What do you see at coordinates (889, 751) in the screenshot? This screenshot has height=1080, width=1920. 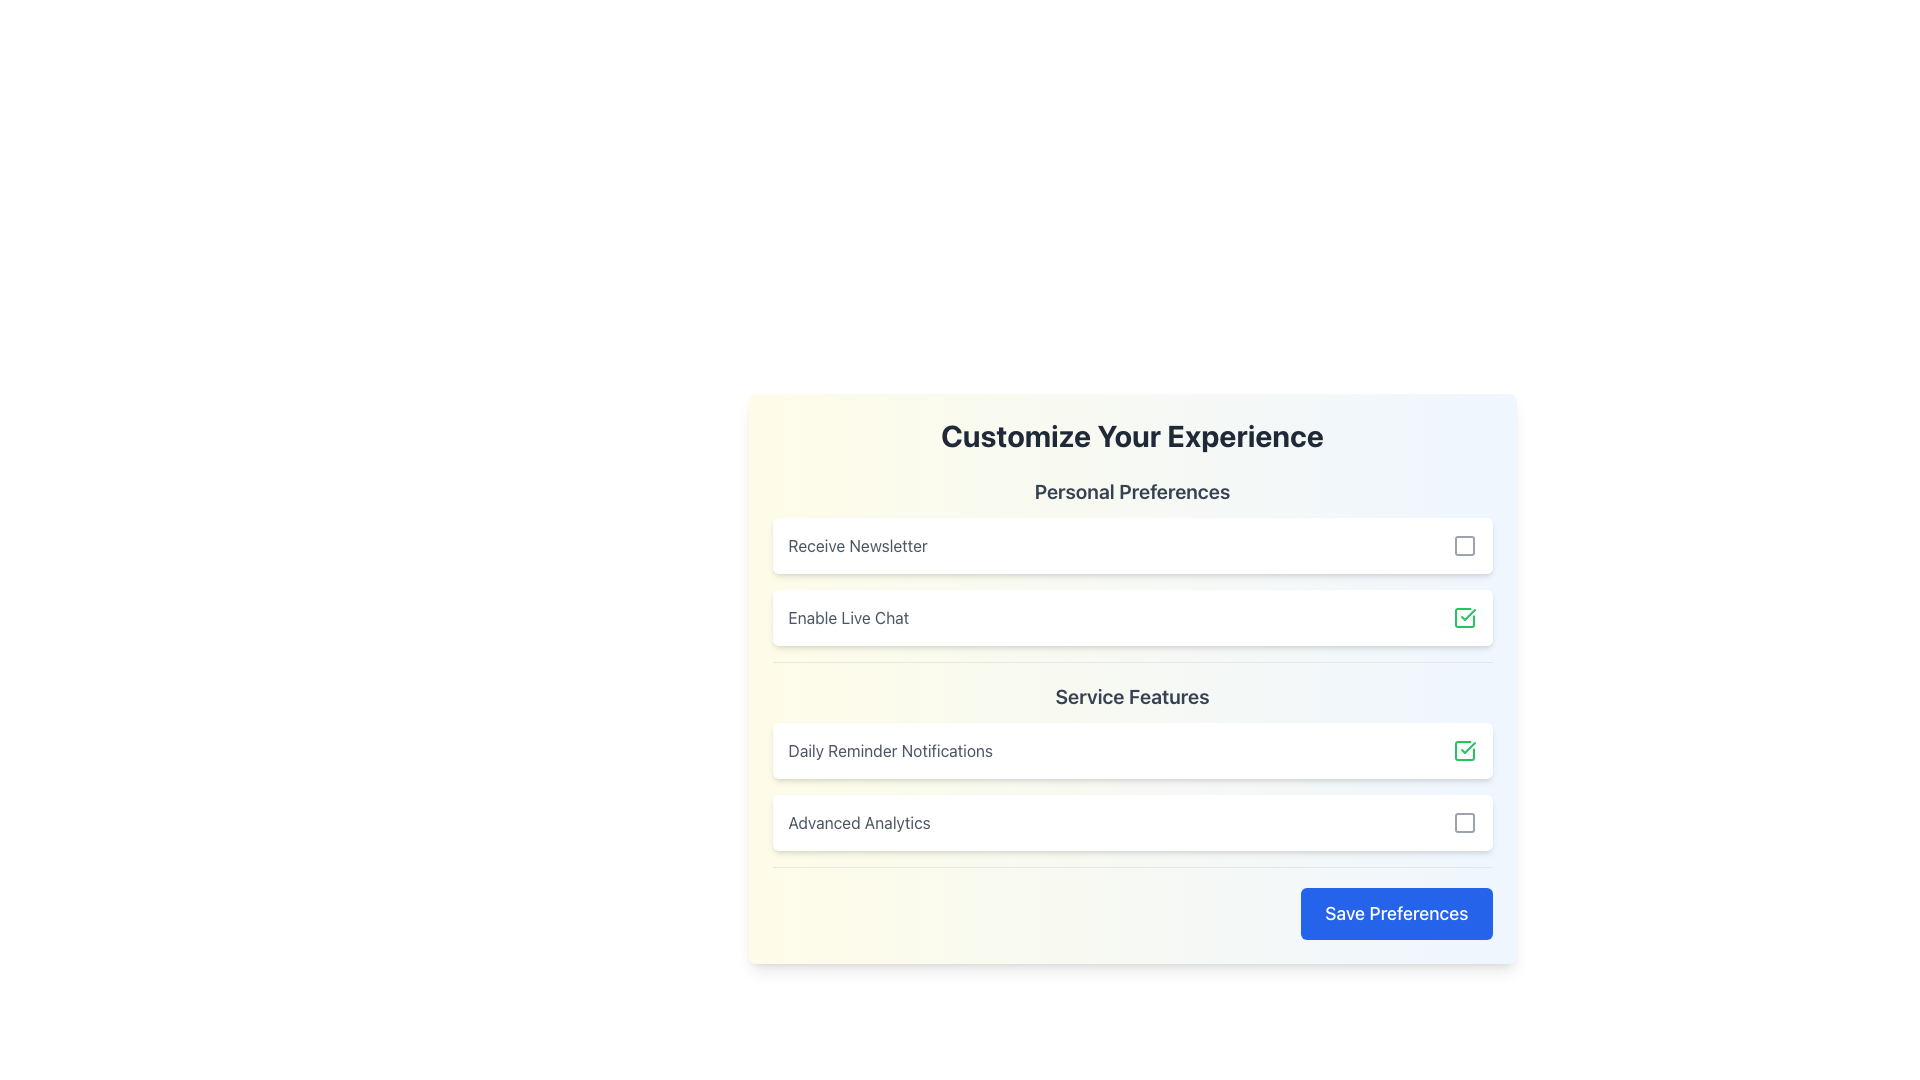 I see `'Daily Reminder Notifications' text label, which is displayed in gray font and is part of the 'Service Features' section` at bounding box center [889, 751].